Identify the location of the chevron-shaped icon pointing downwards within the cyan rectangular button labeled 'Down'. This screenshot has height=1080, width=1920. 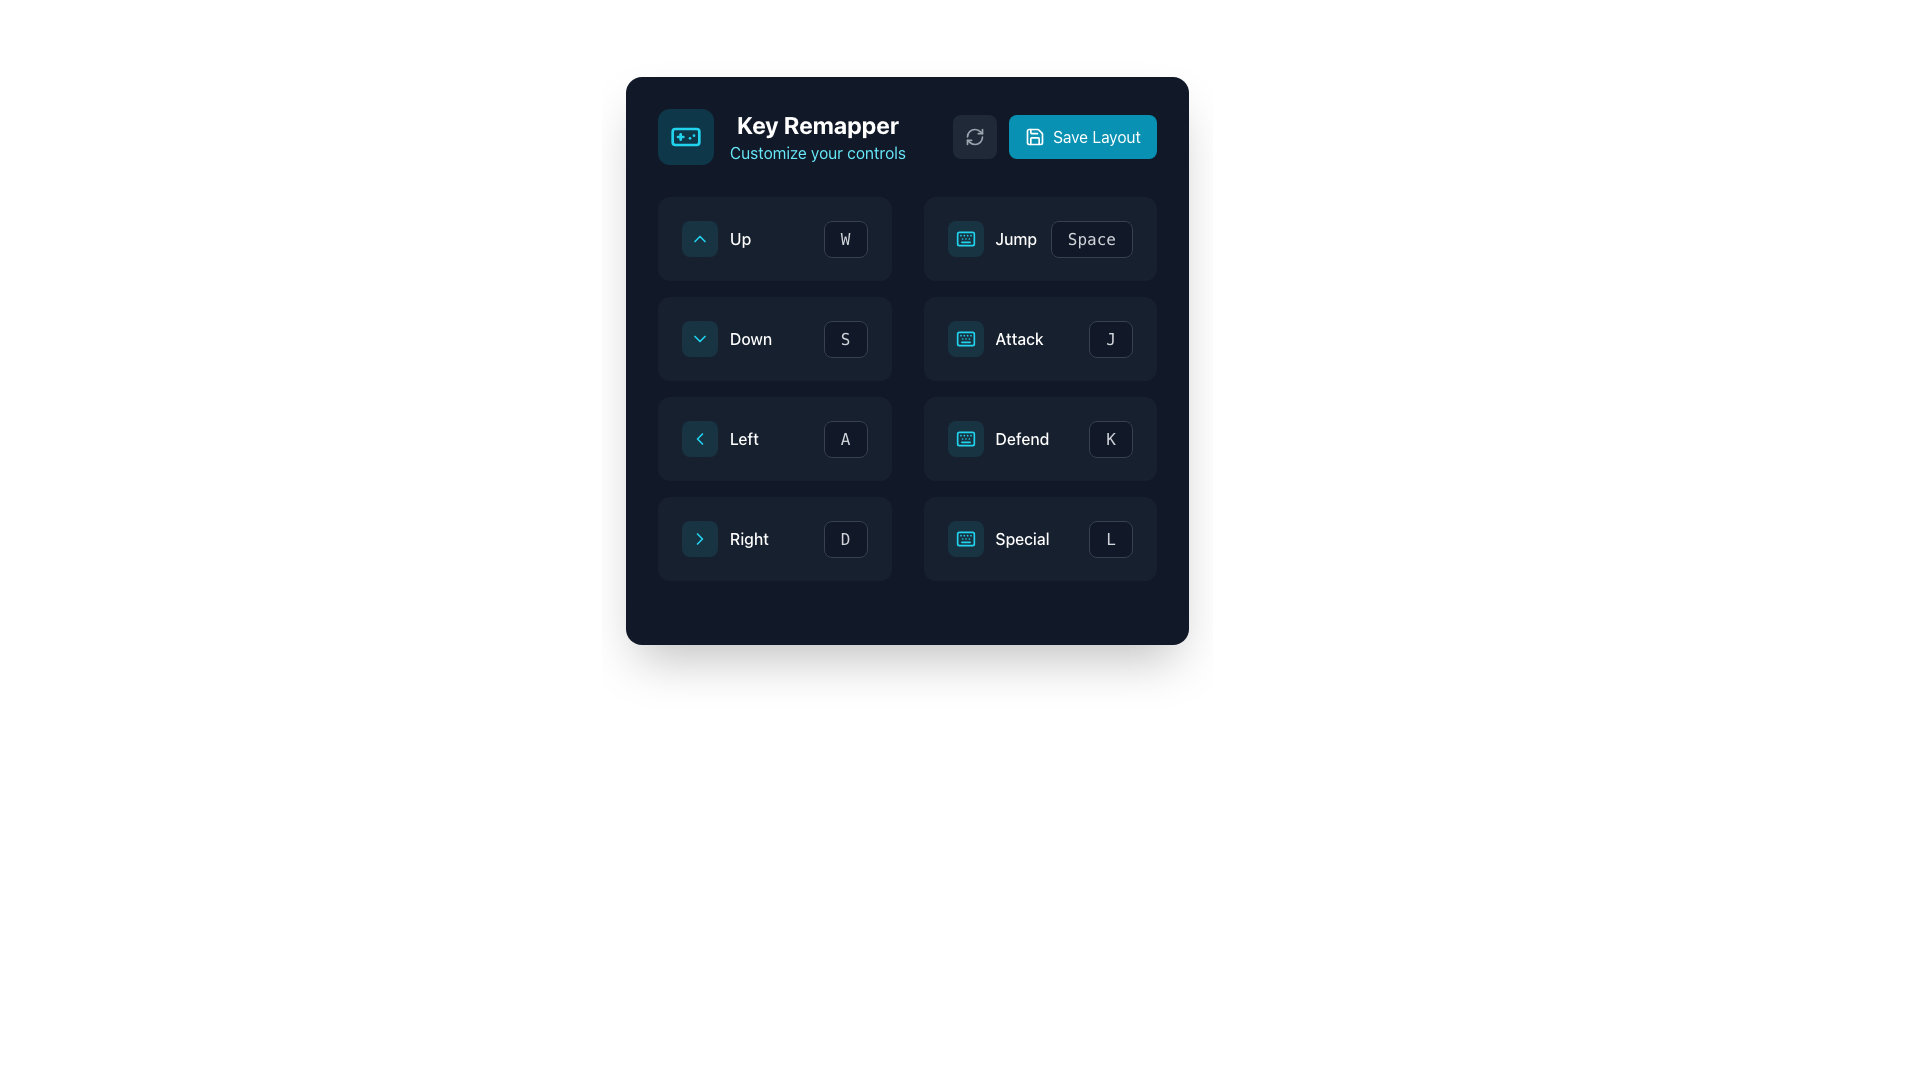
(700, 338).